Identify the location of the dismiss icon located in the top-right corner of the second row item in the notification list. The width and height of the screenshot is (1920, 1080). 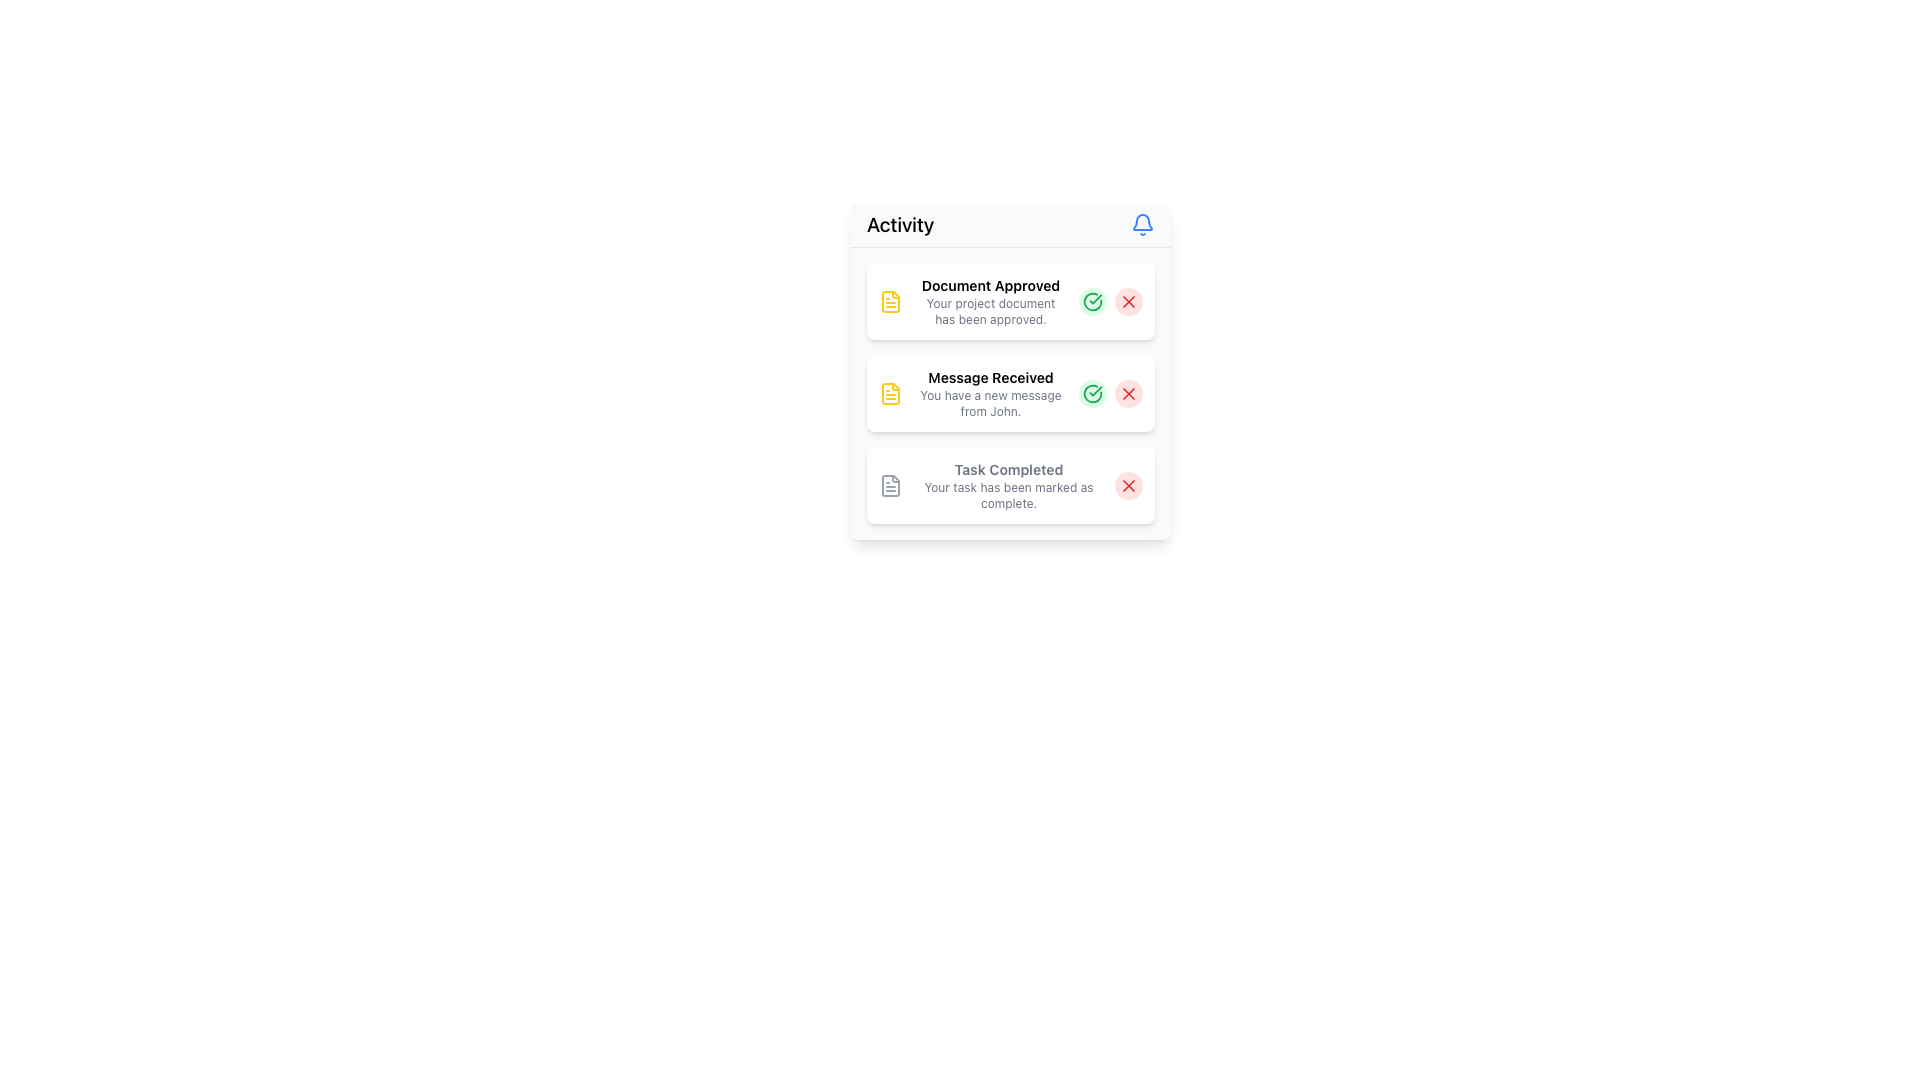
(1128, 393).